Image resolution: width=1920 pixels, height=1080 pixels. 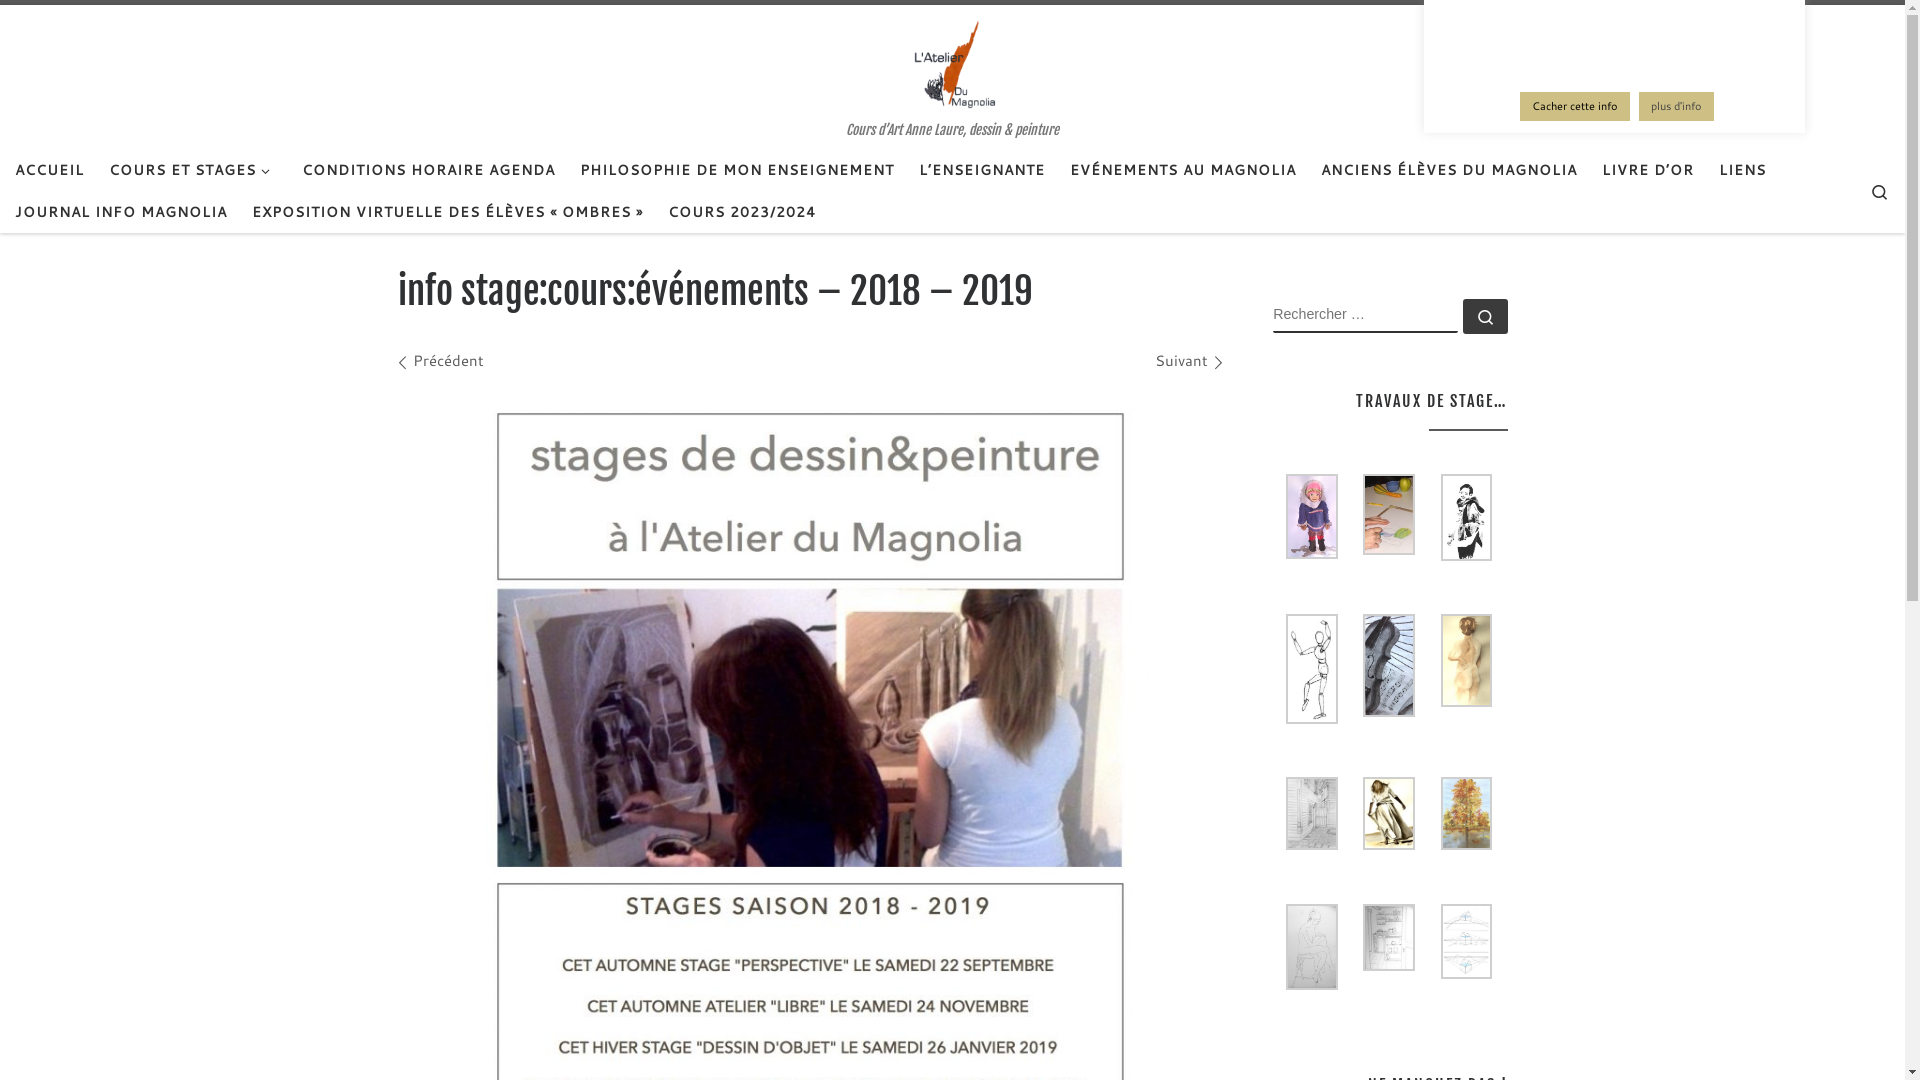 I want to click on 'COURS 2023/2024', so click(x=741, y=212).